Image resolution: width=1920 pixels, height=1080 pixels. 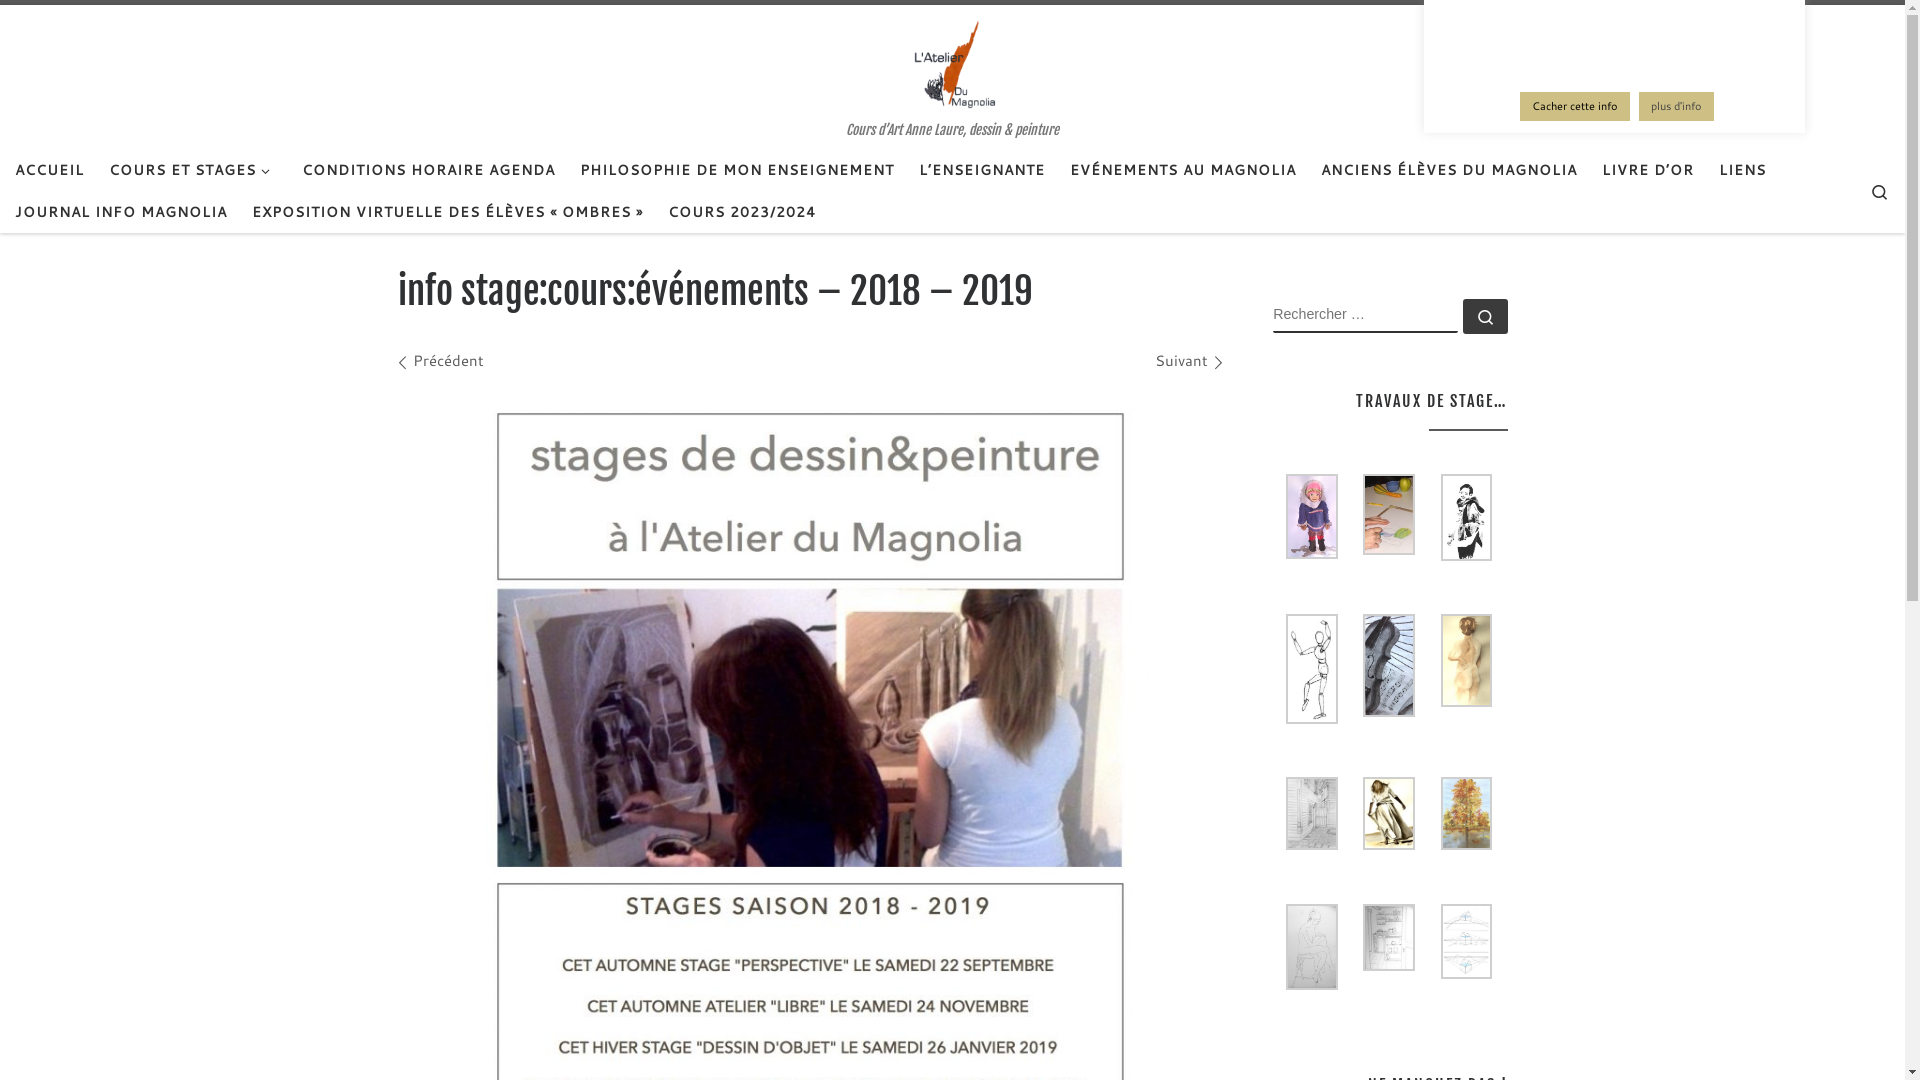 I want to click on 'COURS 2023/2024', so click(x=741, y=212).